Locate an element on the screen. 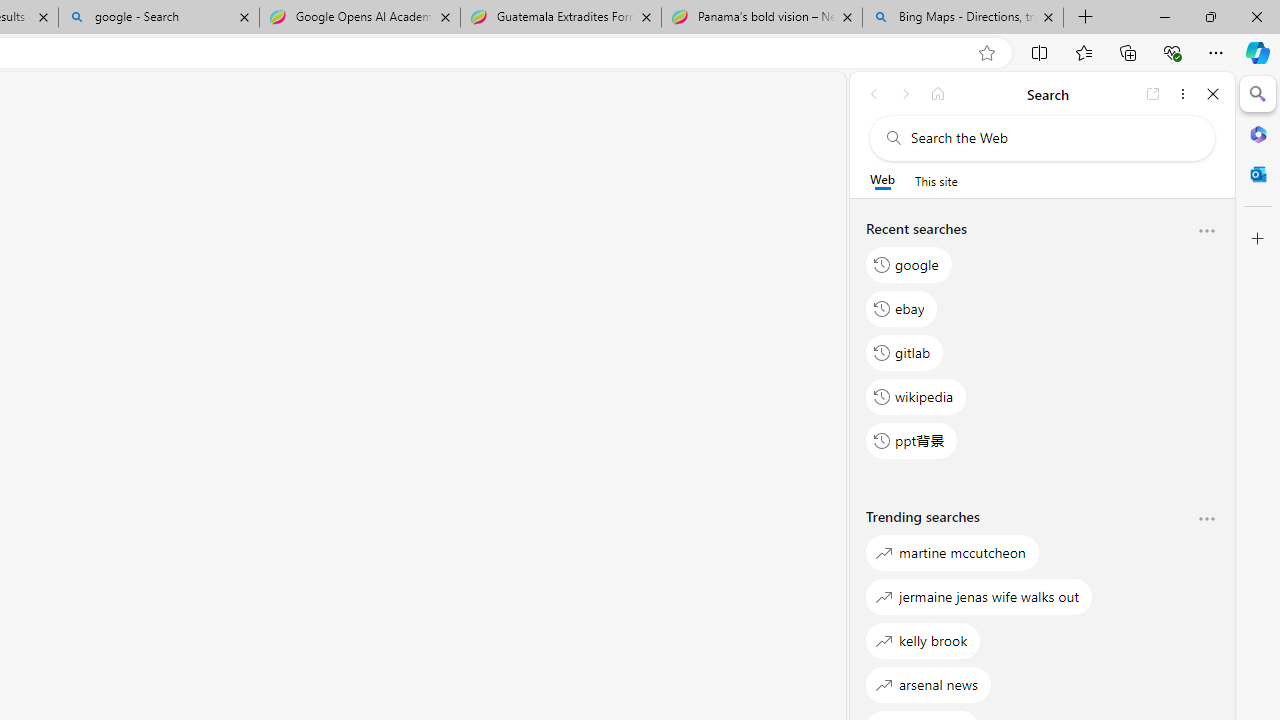 This screenshot has height=720, width=1280. 'martine mccutcheon' is located at coordinates (951, 552).